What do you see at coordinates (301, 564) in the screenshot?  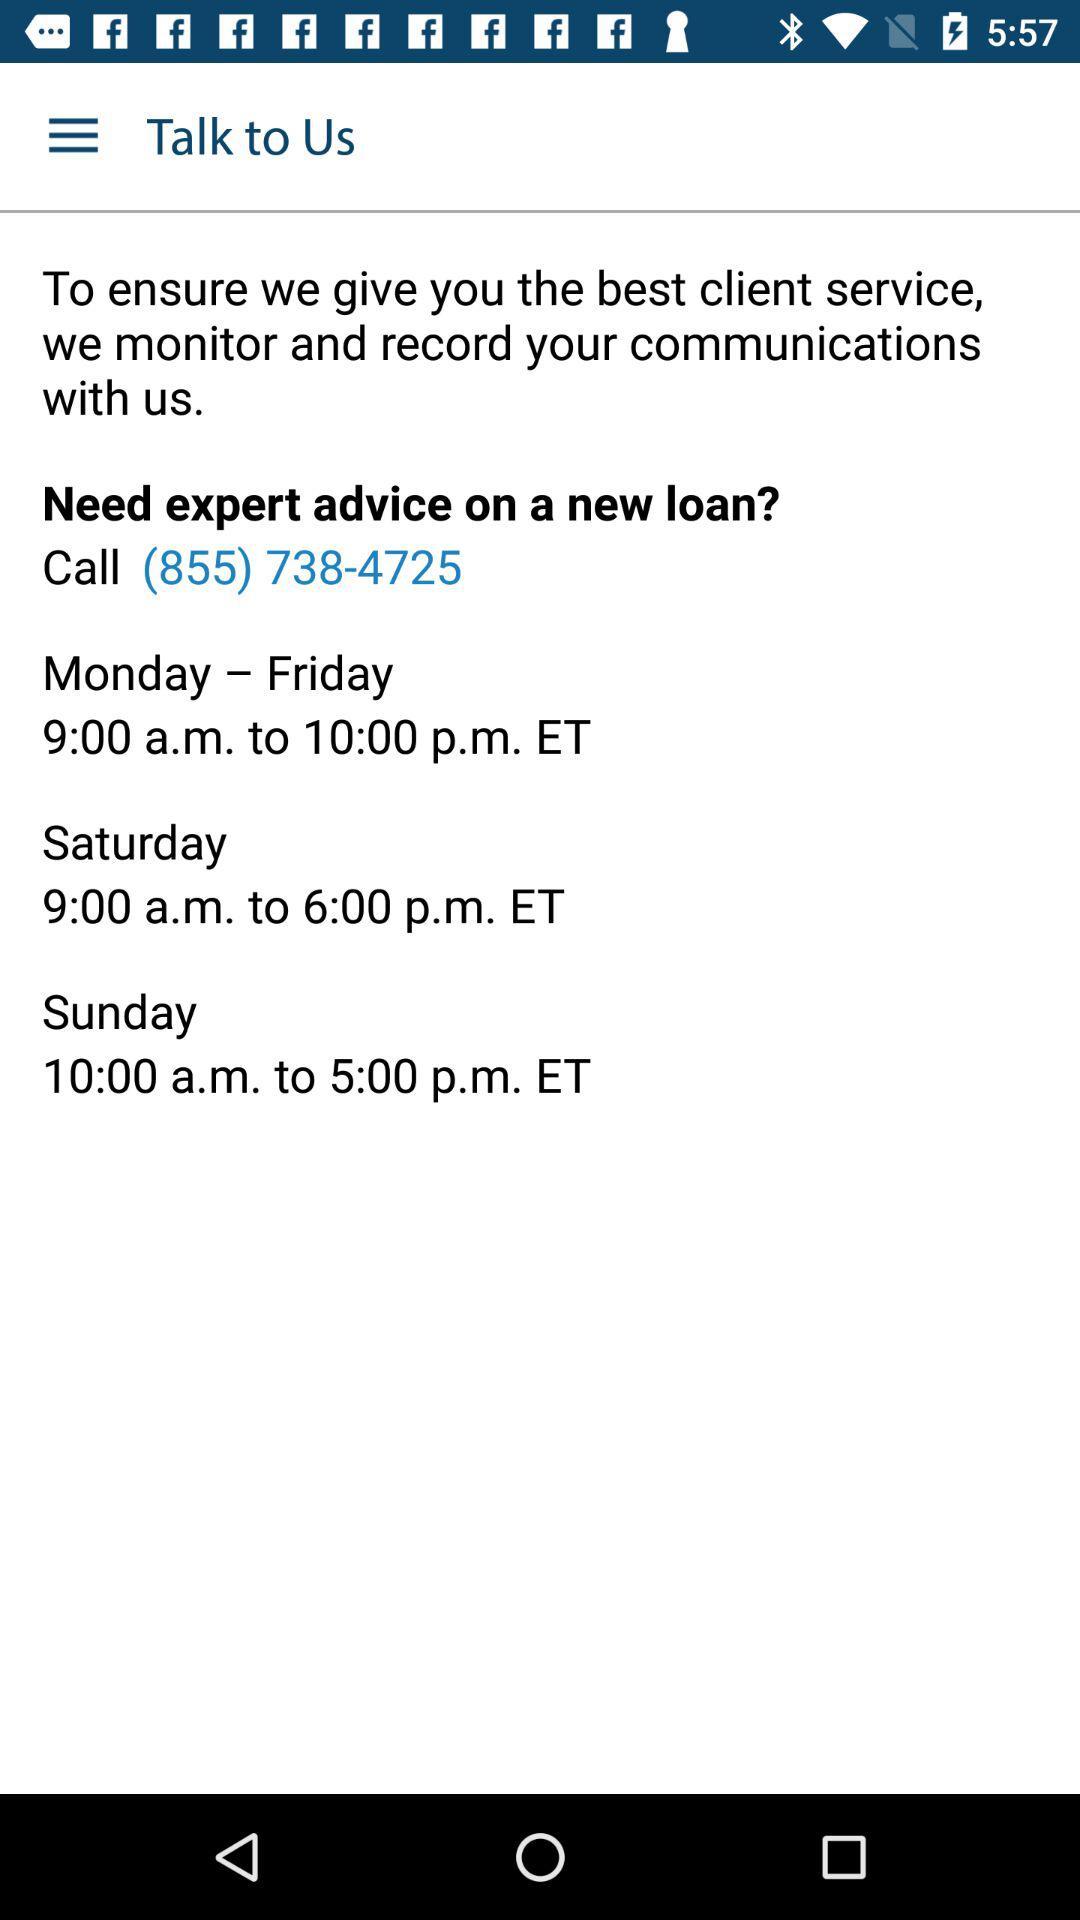 I see `icon below need expert advice icon` at bounding box center [301, 564].